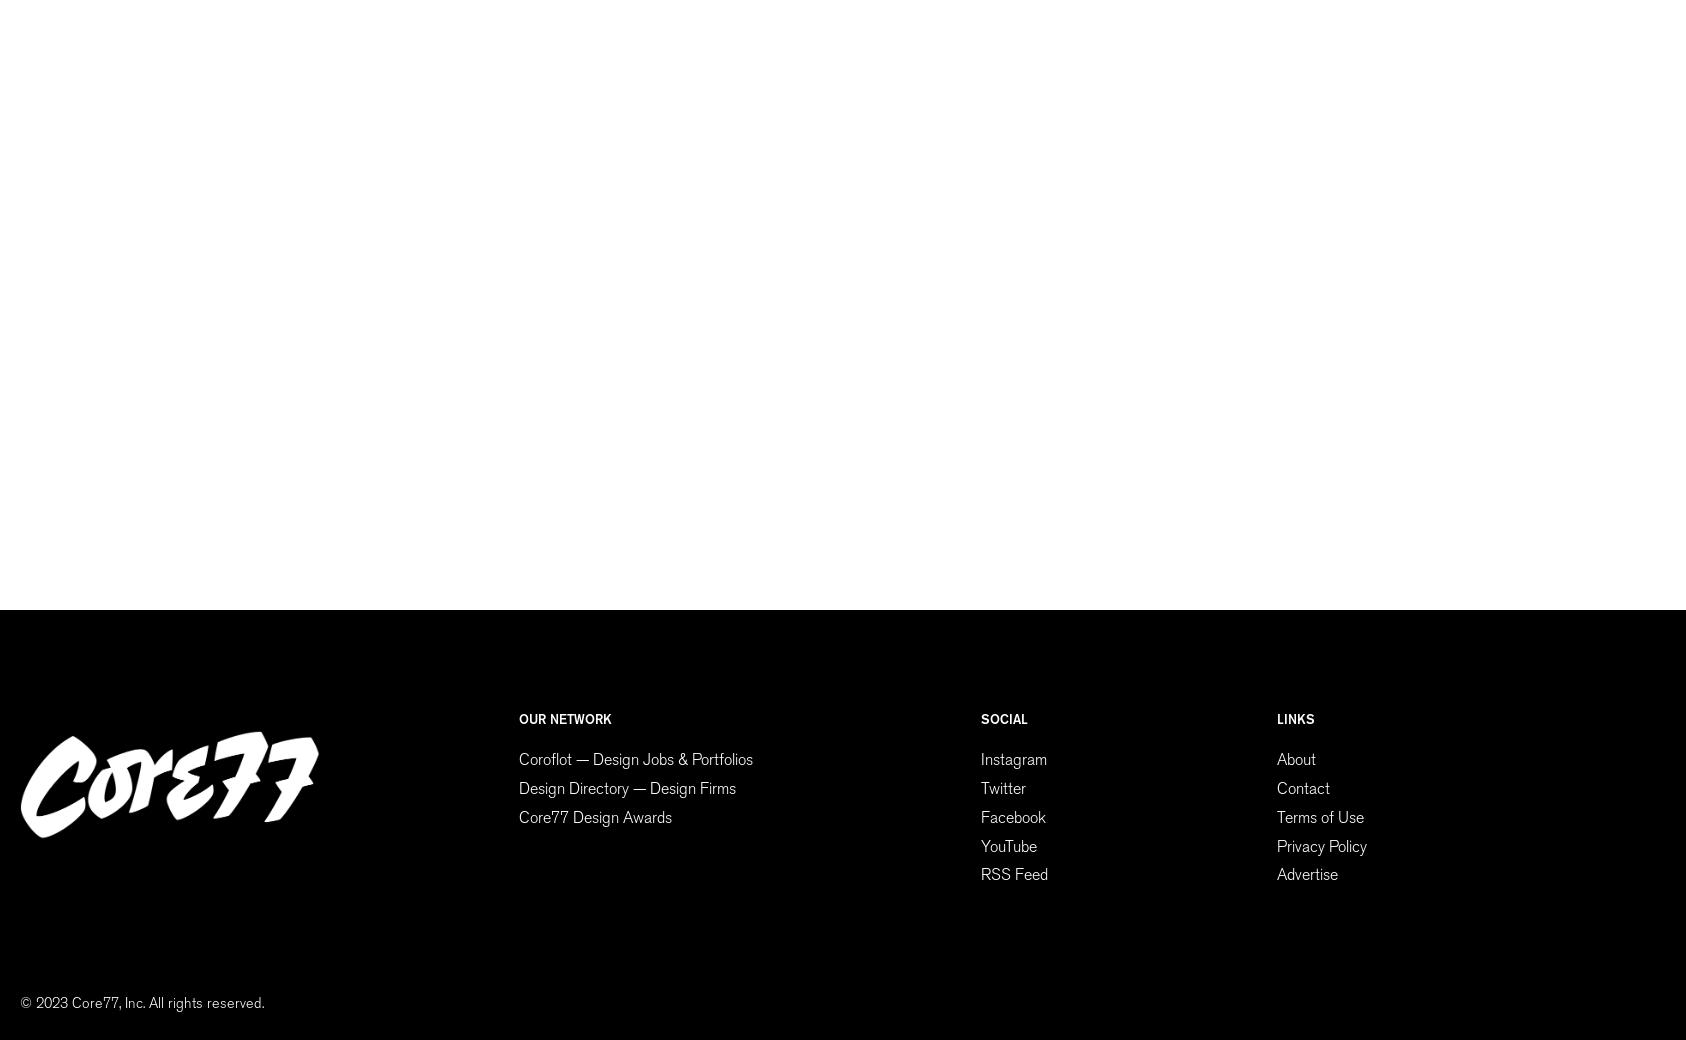 This screenshot has width=1686, height=1040. Describe the element at coordinates (1319, 815) in the screenshot. I see `'Terms of Use'` at that location.